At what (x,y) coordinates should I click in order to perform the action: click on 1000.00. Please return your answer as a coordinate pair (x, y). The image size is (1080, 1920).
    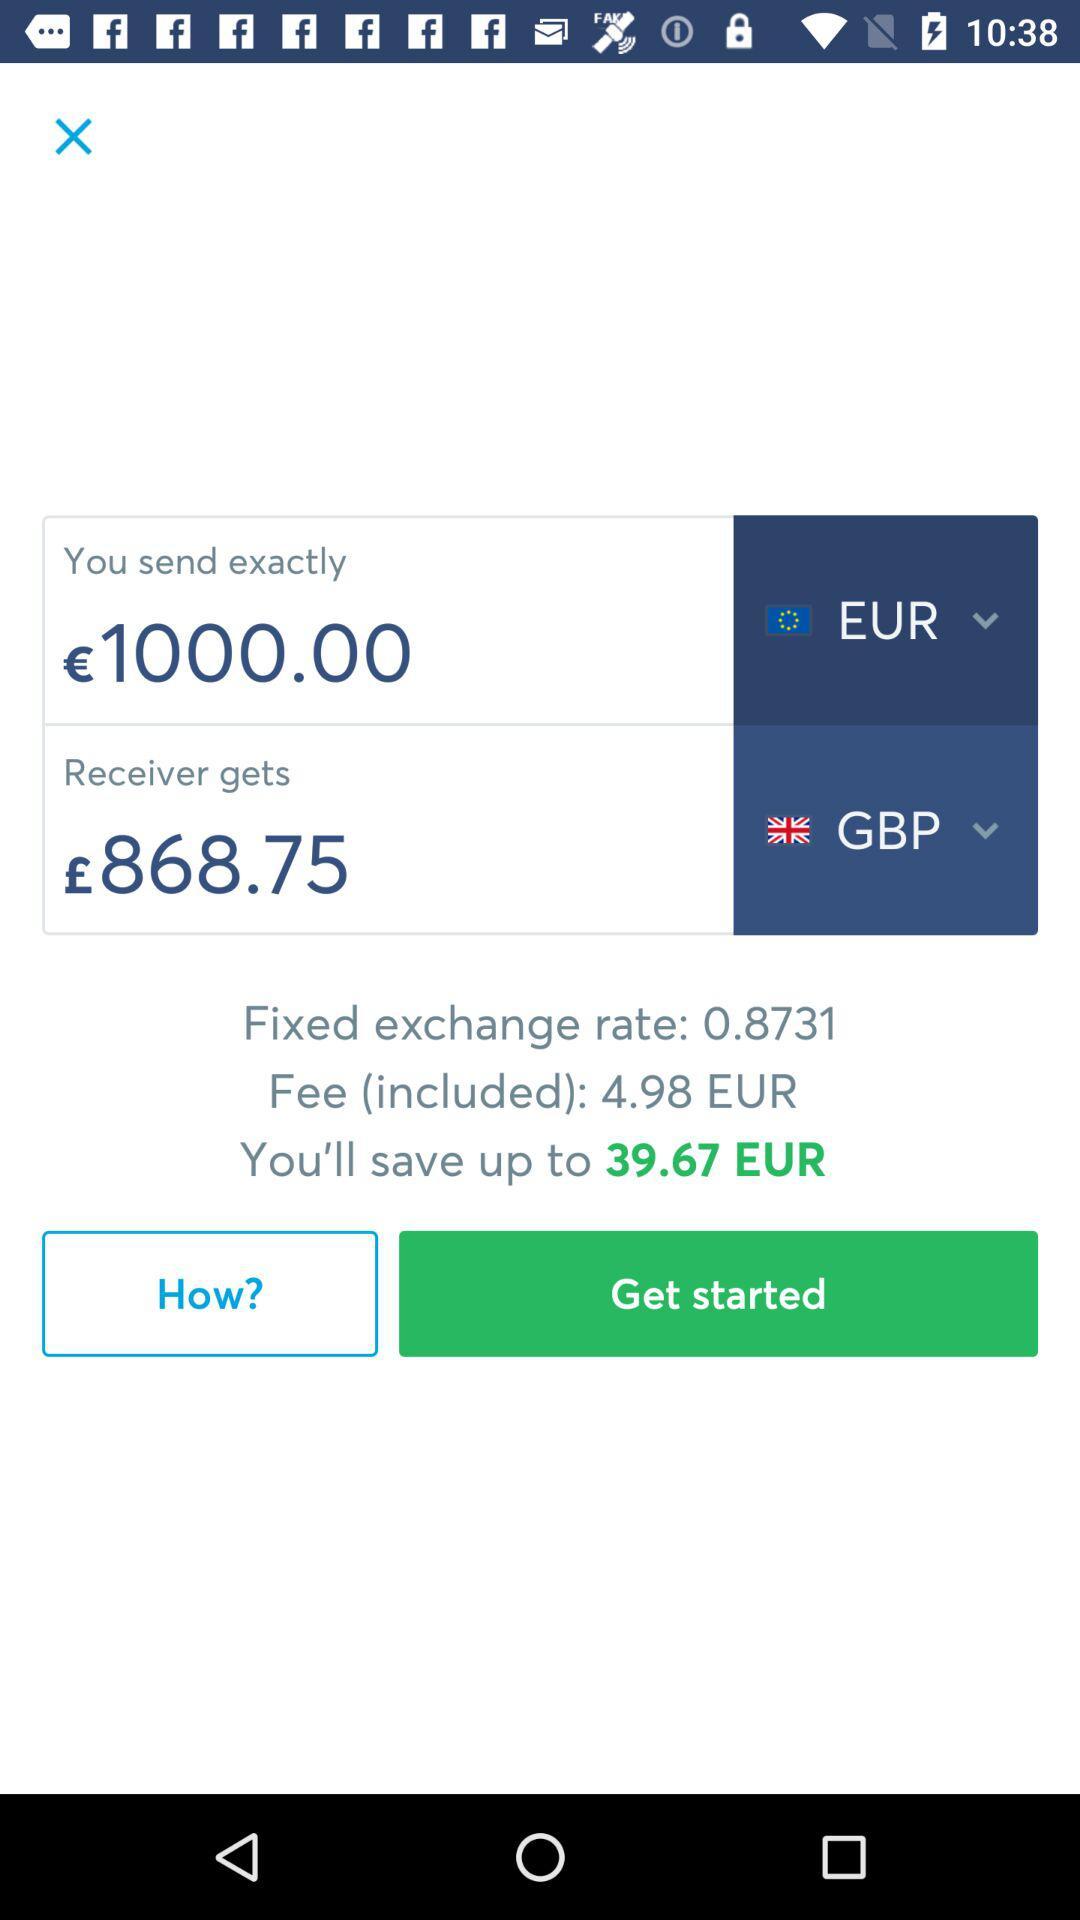
    Looking at the image, I should click on (410, 651).